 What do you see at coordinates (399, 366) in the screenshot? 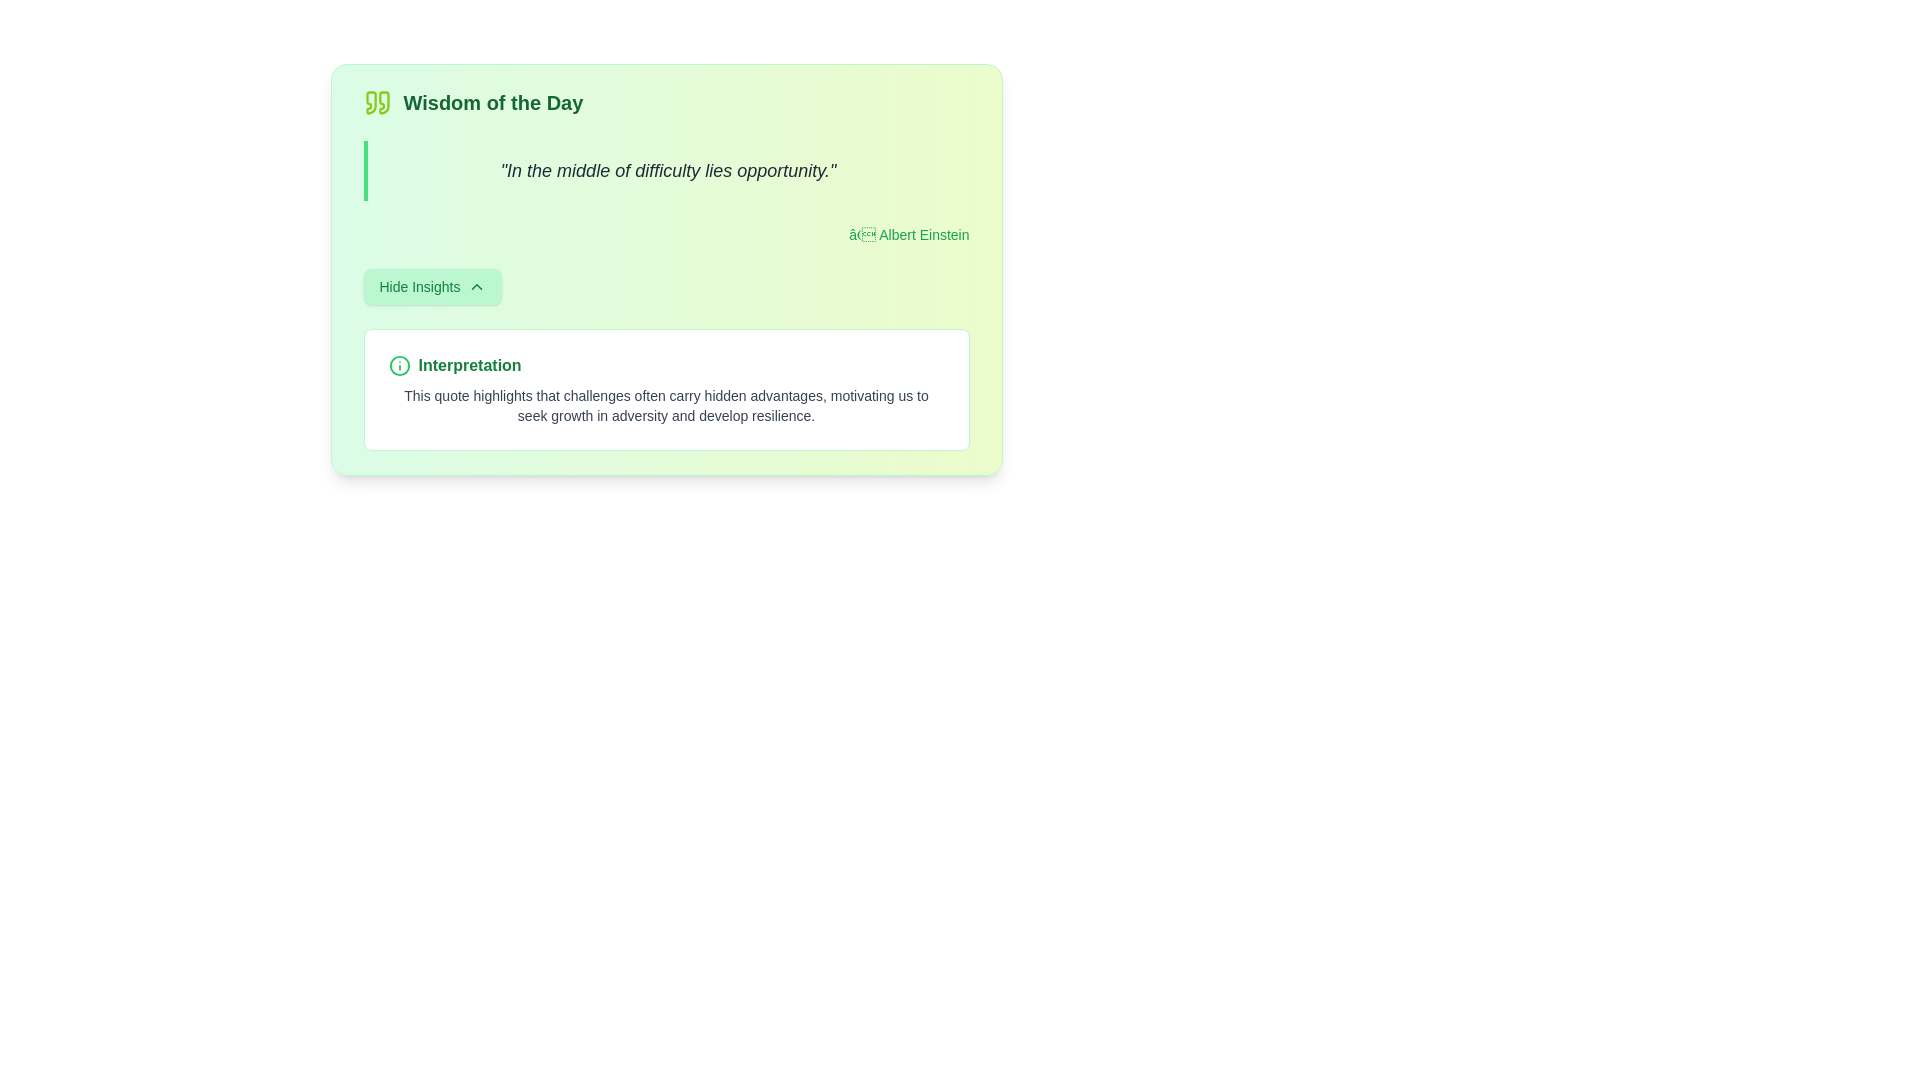
I see `the informational icon located to the immediate left of the bold green text label 'Interpretation', which is found within a white background sub-section below the 'Wisdom of the Day' header` at bounding box center [399, 366].